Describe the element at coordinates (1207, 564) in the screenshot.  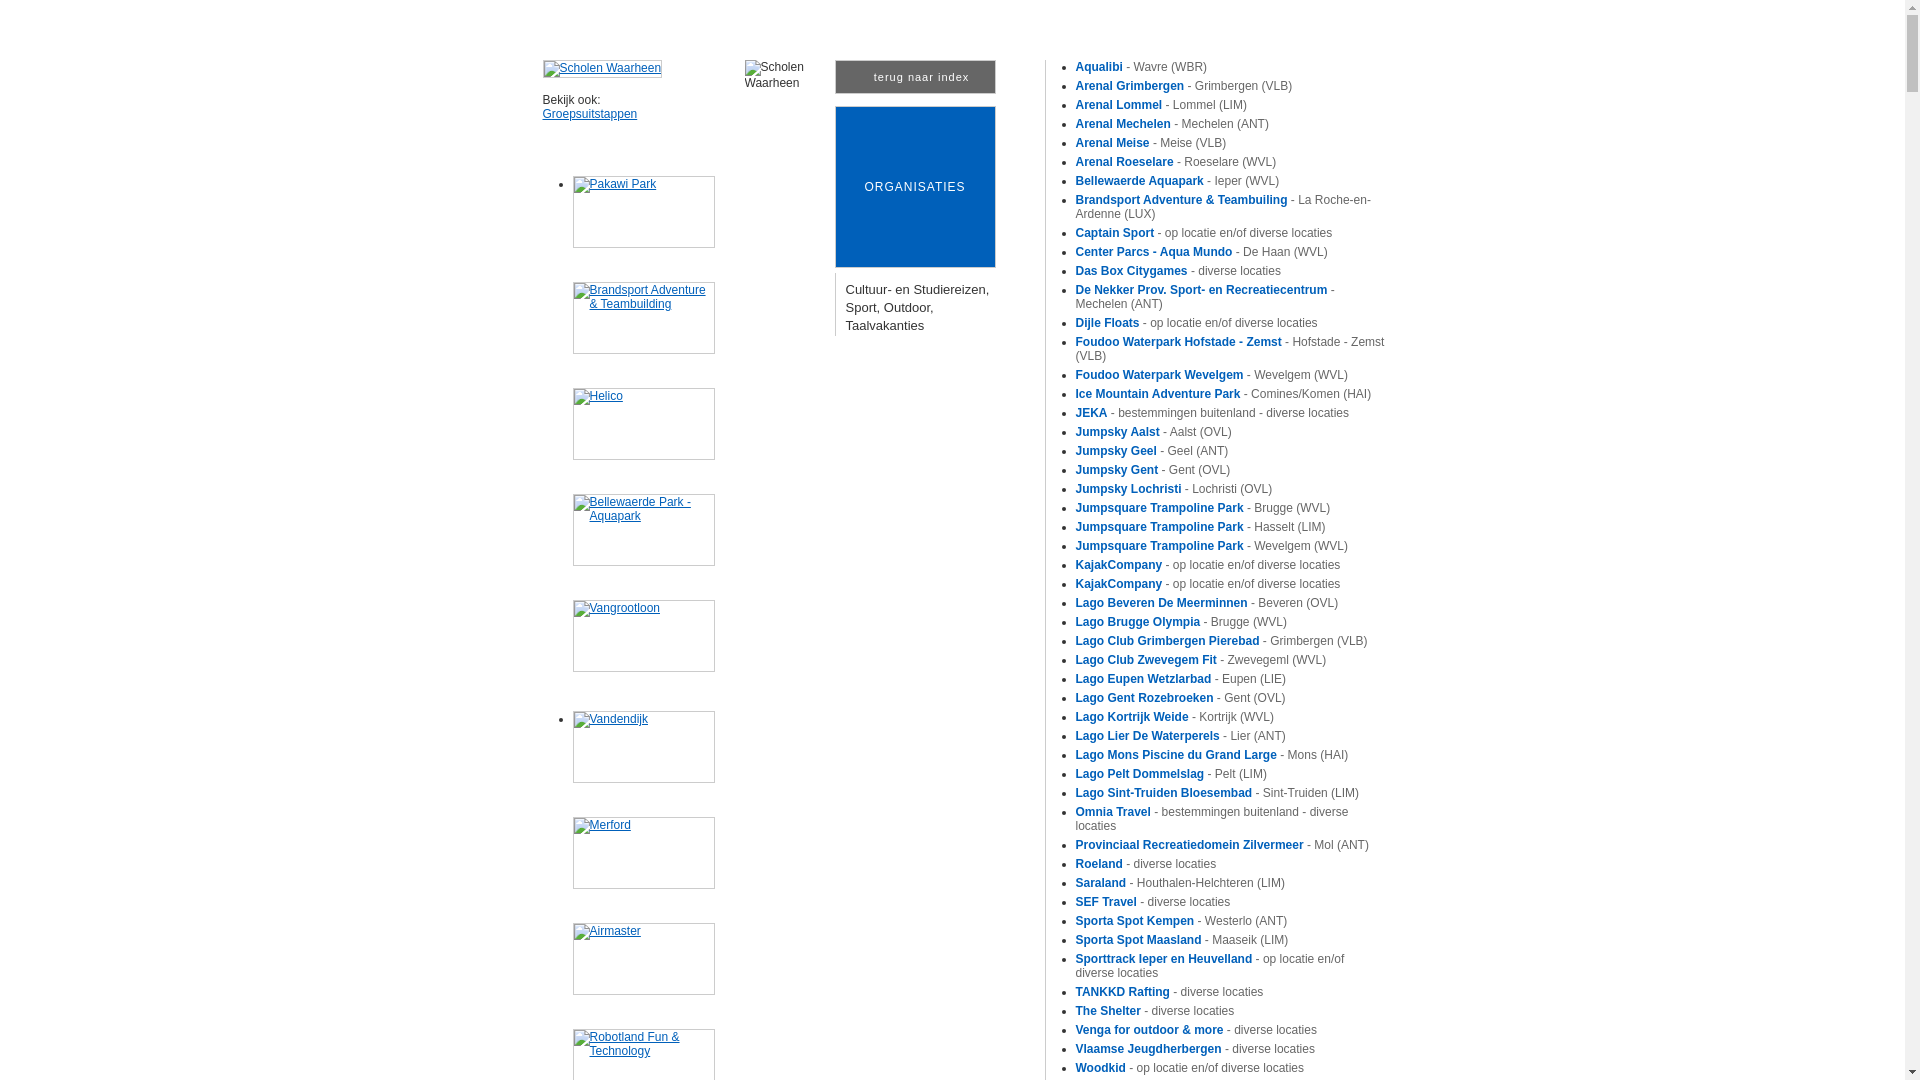
I see `'KajakCompany - op locatie en/of diverse locaties'` at that location.